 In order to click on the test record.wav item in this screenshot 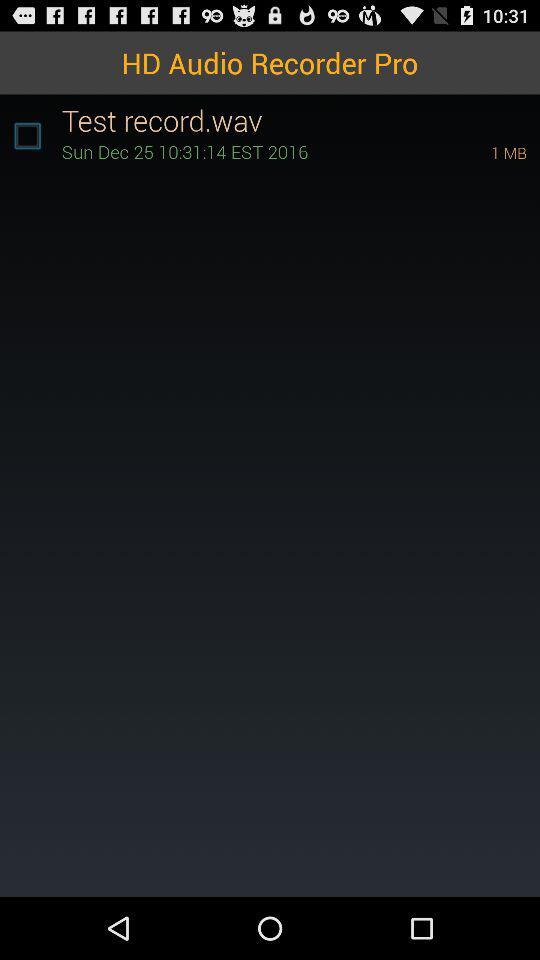, I will do `click(299, 120)`.